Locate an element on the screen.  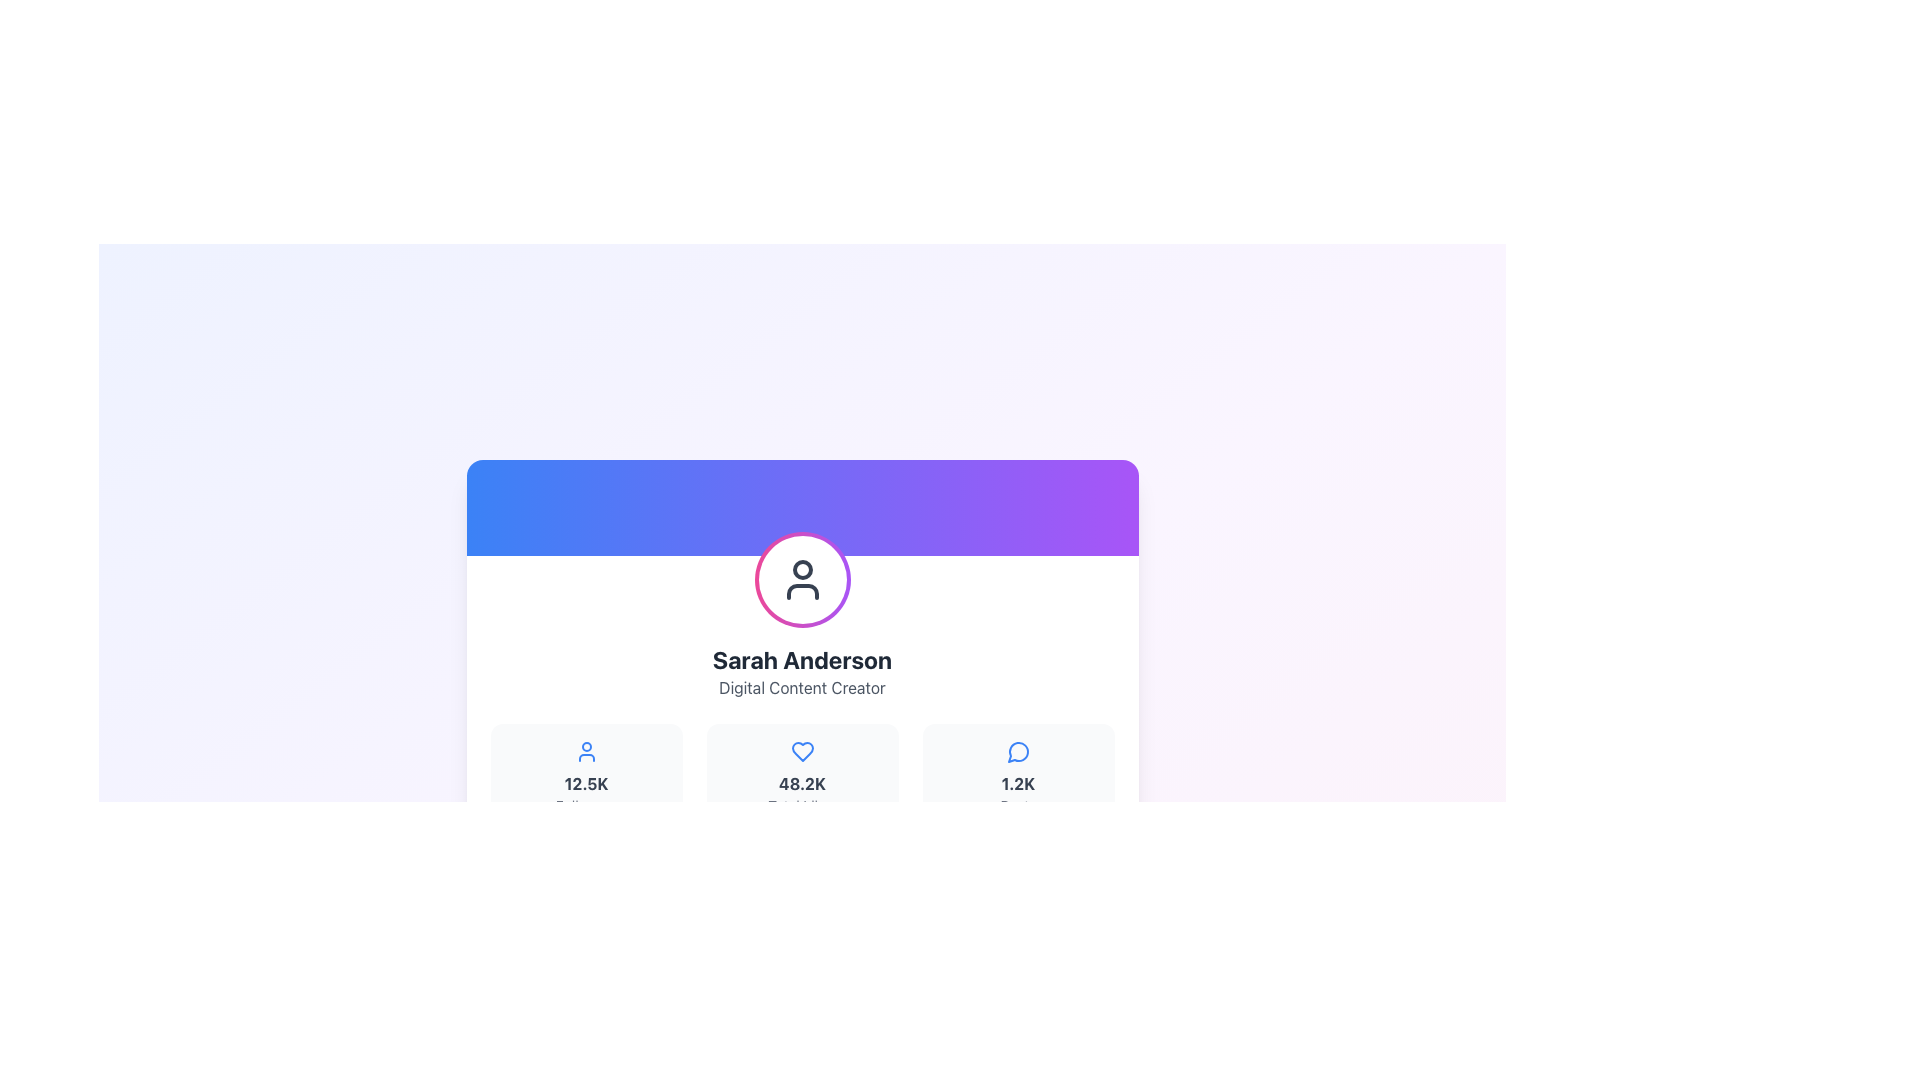
the heart-shaped icon with a blue outline that represents a liking function, located centrally above the text '48.2K Posts' is located at coordinates (802, 752).